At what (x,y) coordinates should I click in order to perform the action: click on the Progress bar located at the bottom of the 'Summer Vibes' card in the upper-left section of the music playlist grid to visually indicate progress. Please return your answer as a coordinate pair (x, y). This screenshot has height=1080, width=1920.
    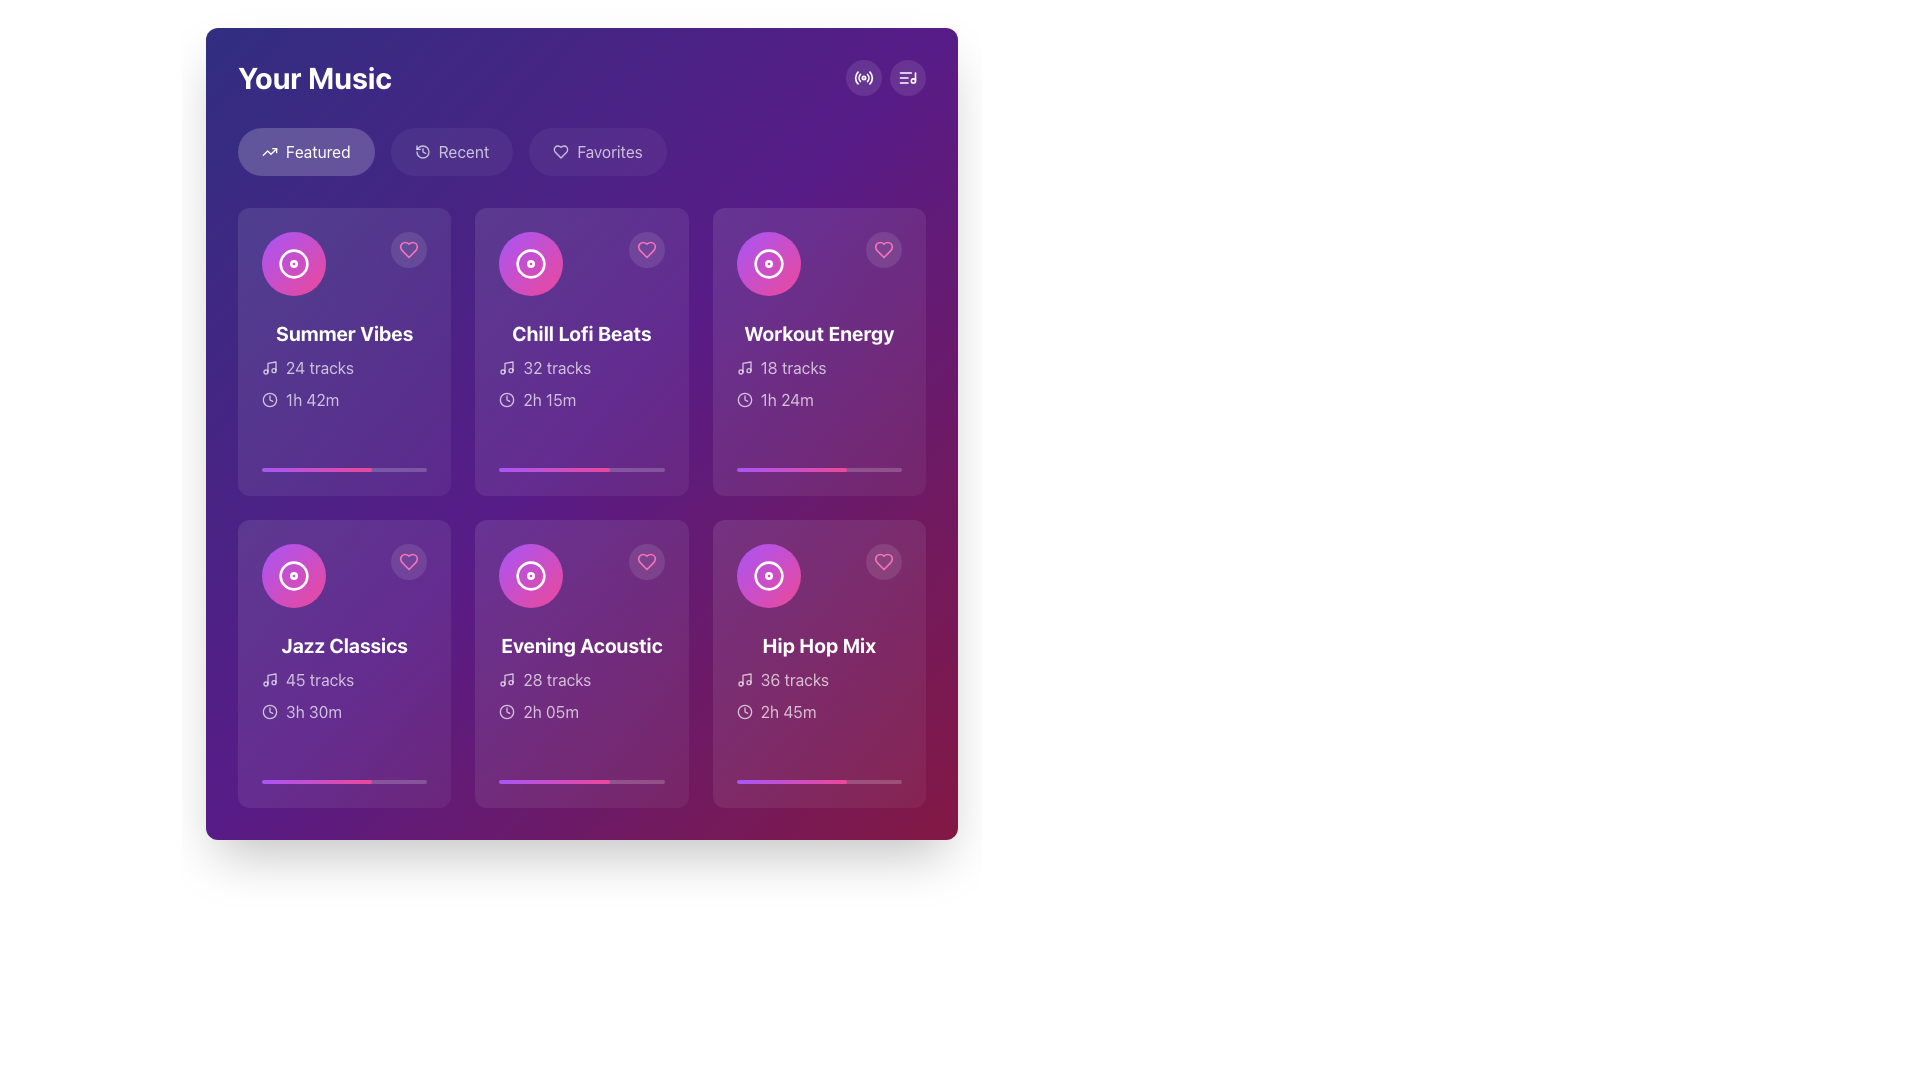
    Looking at the image, I should click on (344, 470).